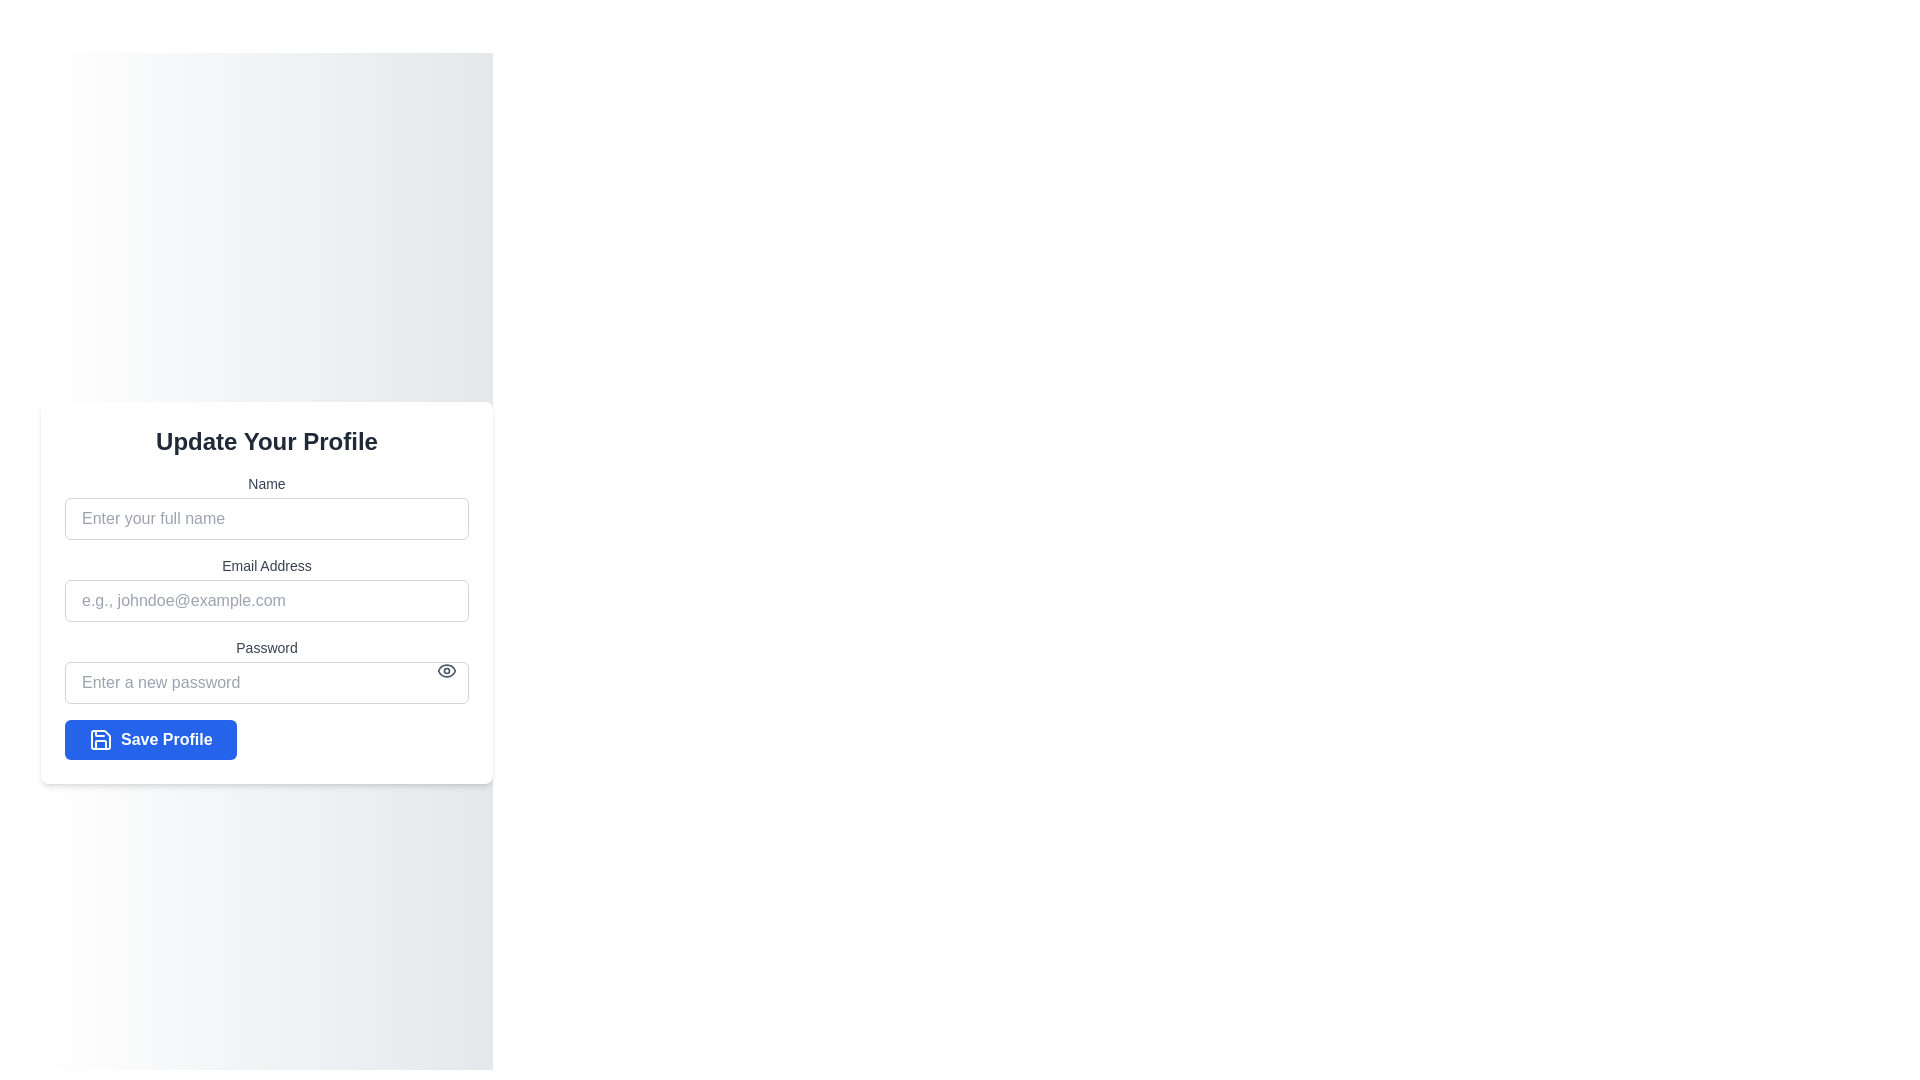  What do you see at coordinates (149, 740) in the screenshot?
I see `the 'Save' button located at the bottom of the 'Update Your Profile' form` at bounding box center [149, 740].